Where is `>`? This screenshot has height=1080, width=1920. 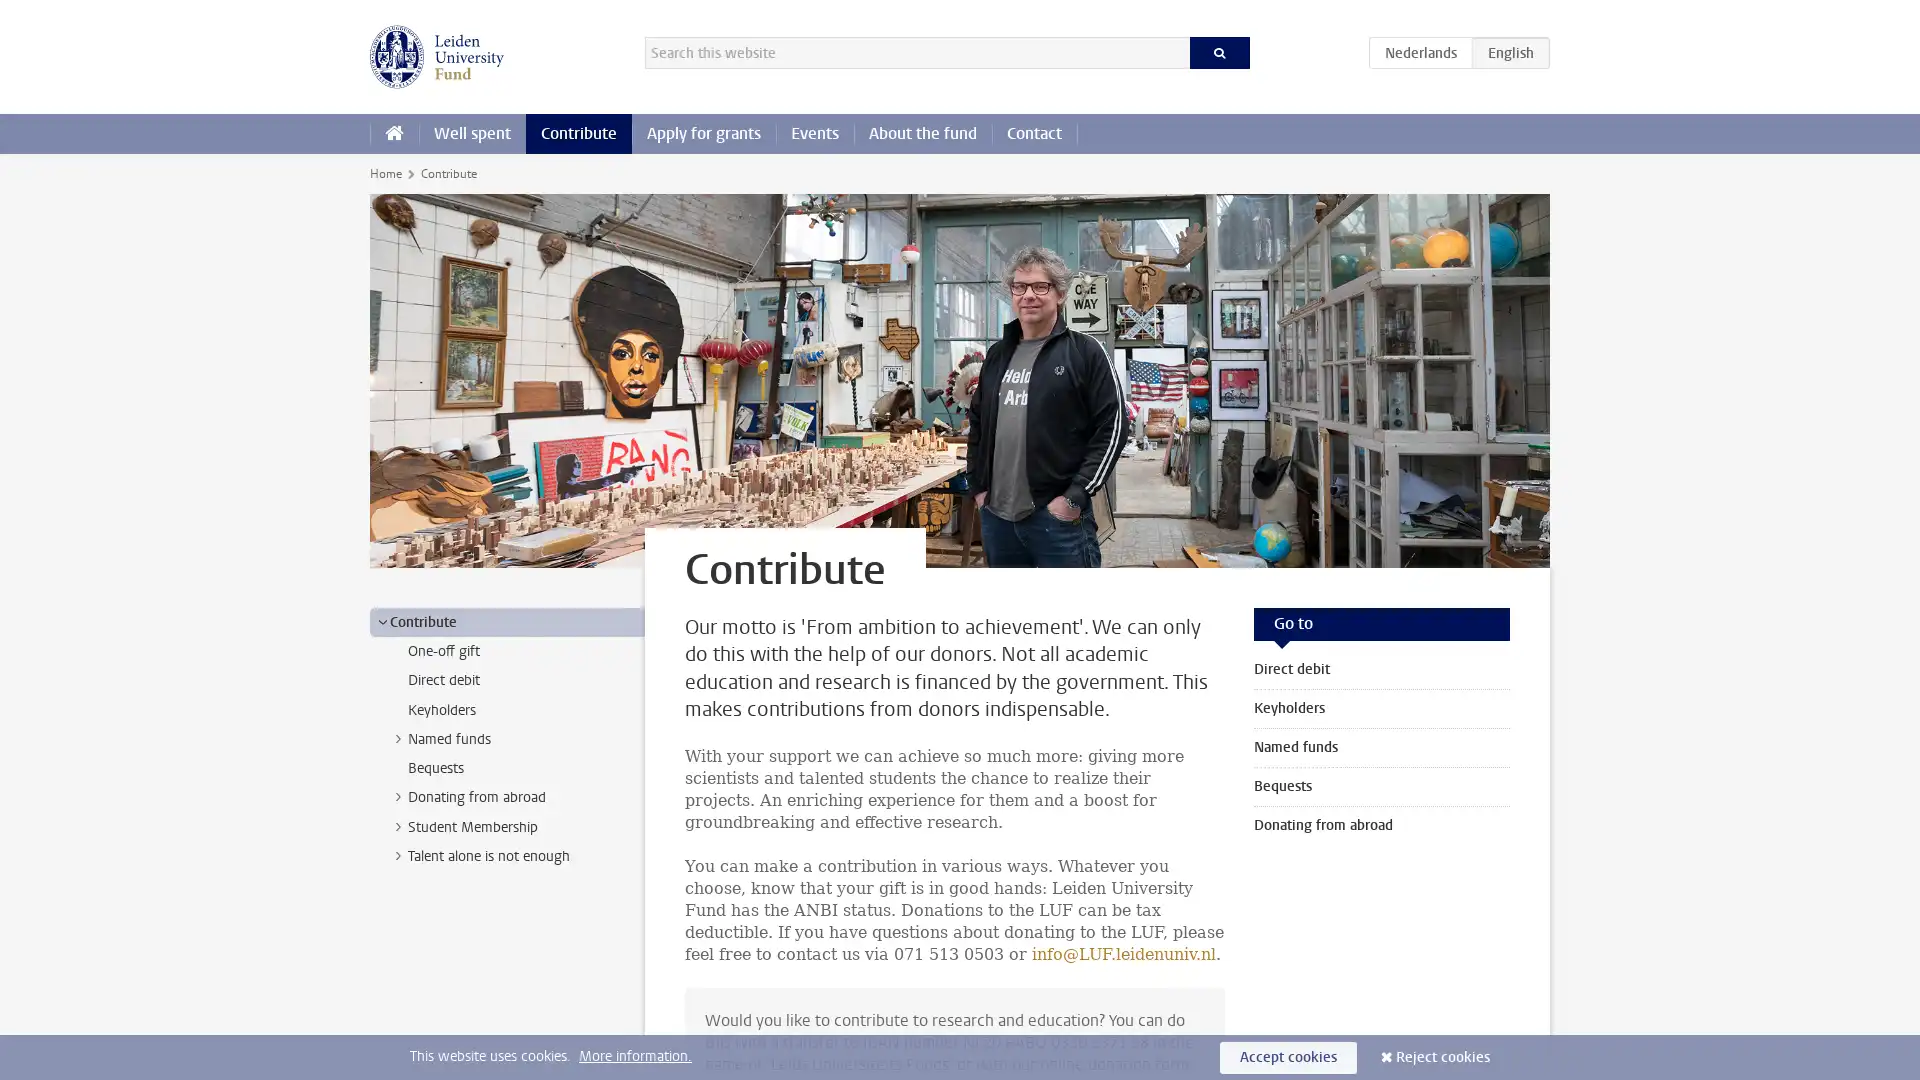
> is located at coordinates (398, 855).